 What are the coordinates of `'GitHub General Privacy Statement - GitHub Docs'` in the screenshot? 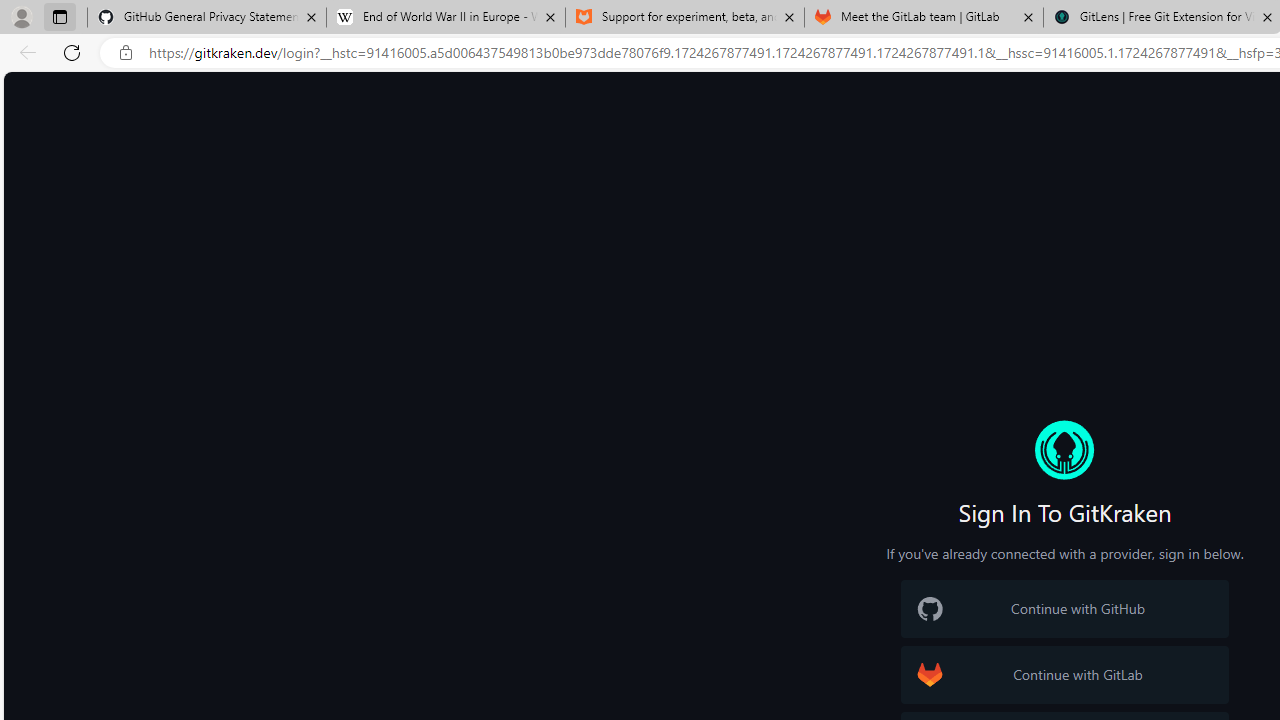 It's located at (207, 17).